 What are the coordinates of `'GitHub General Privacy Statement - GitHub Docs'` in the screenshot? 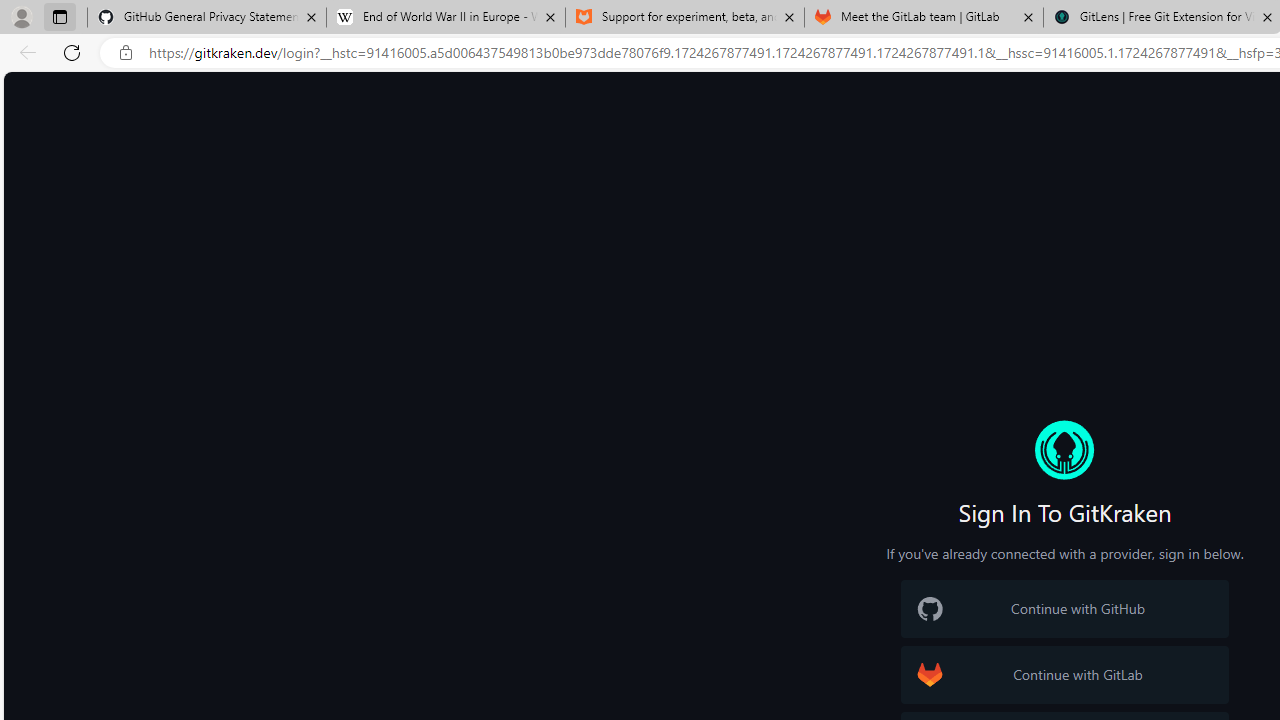 It's located at (207, 17).